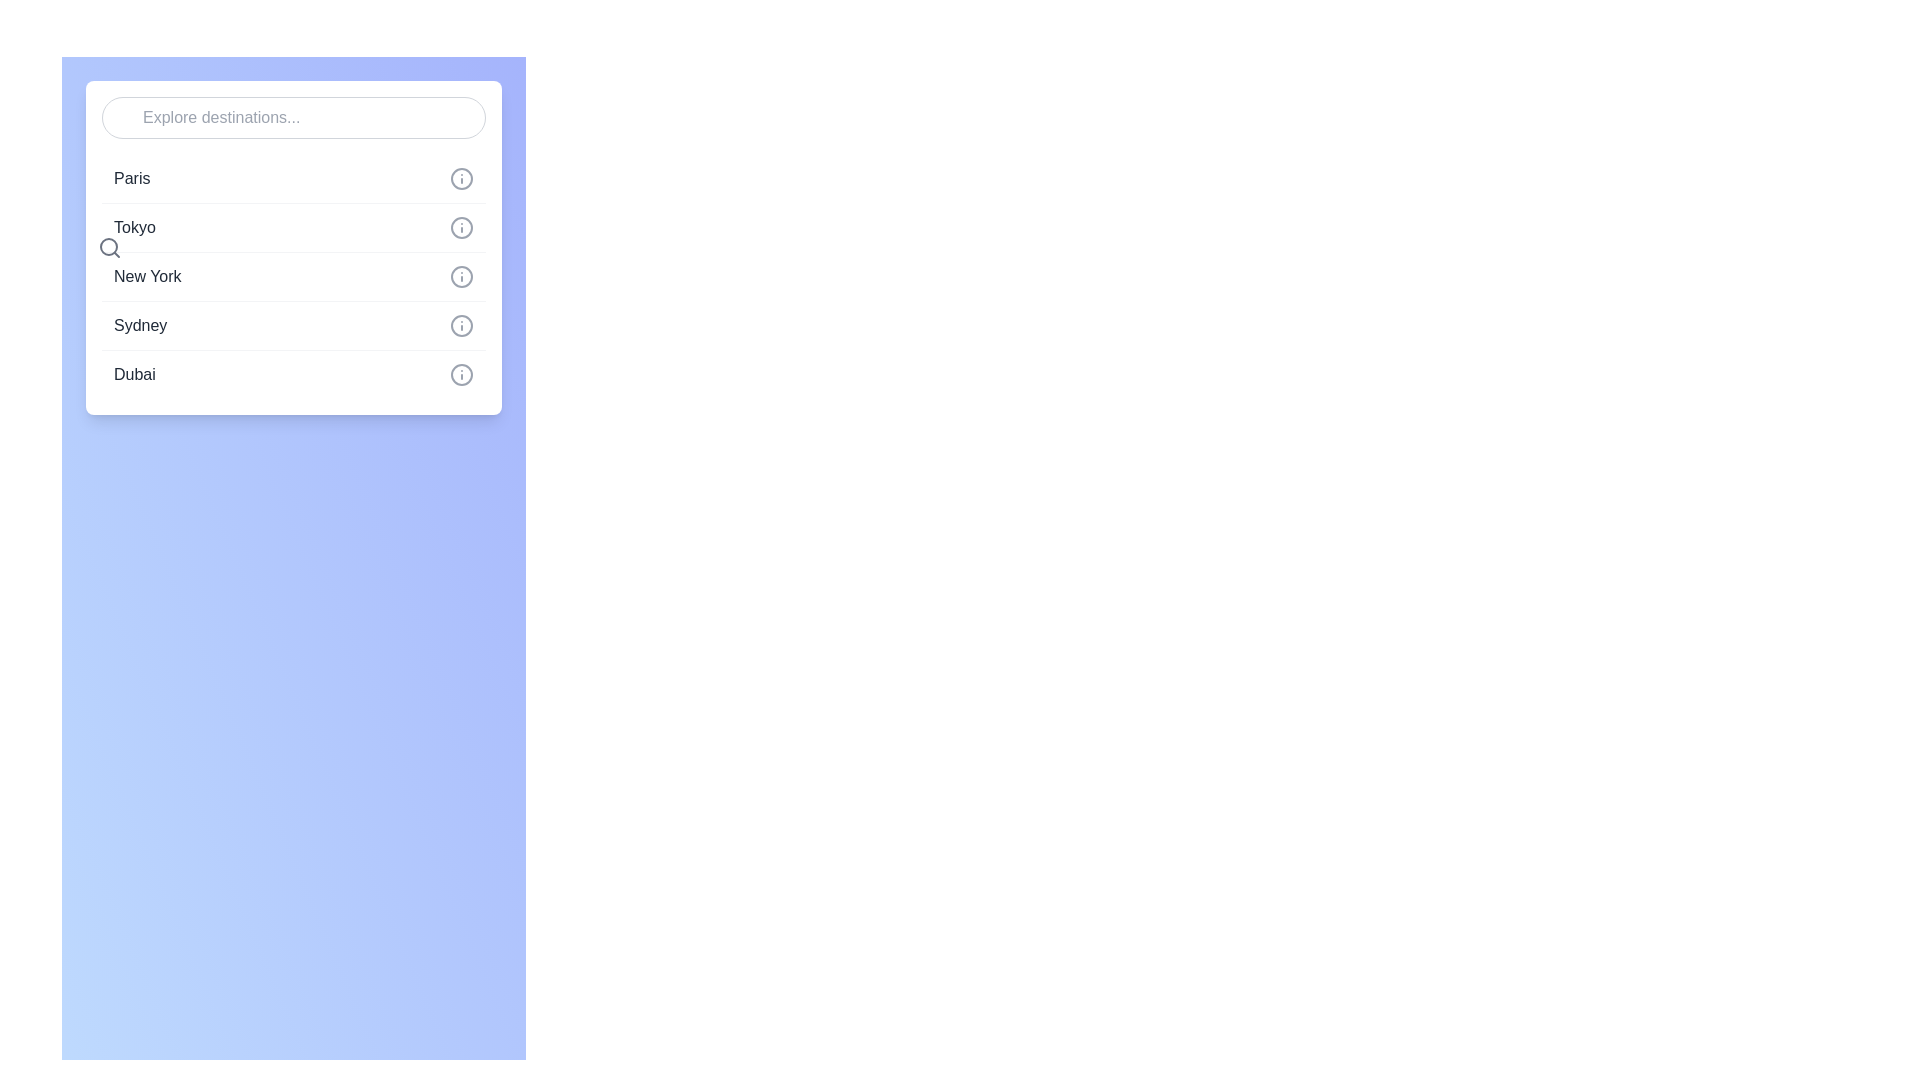 Image resolution: width=1920 pixels, height=1080 pixels. What do you see at coordinates (460, 277) in the screenshot?
I see `the information icon located to the right of the 'New York' text in the dropdown menu's third row` at bounding box center [460, 277].